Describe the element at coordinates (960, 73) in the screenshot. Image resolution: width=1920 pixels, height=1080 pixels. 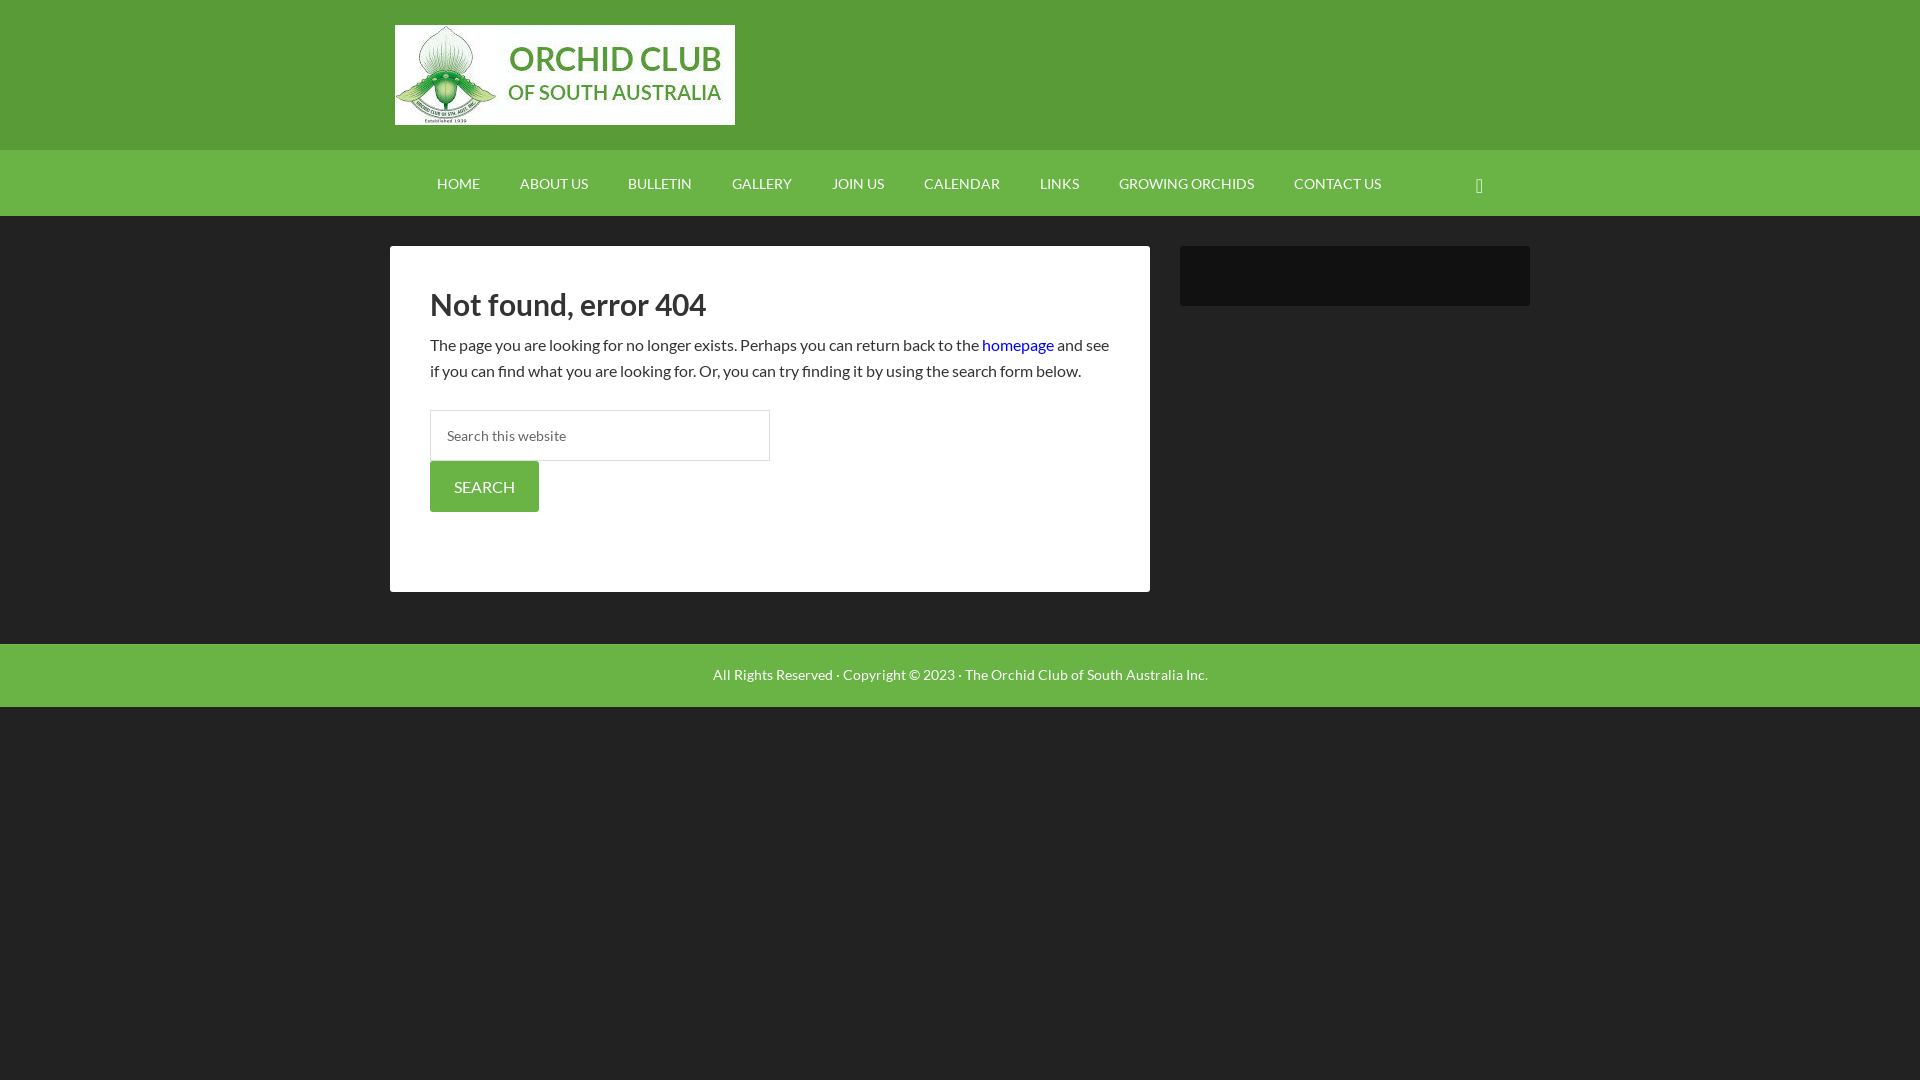
I see `'ORCHID CLUB OF SOUTH AUSTRALIA INC.'` at that location.